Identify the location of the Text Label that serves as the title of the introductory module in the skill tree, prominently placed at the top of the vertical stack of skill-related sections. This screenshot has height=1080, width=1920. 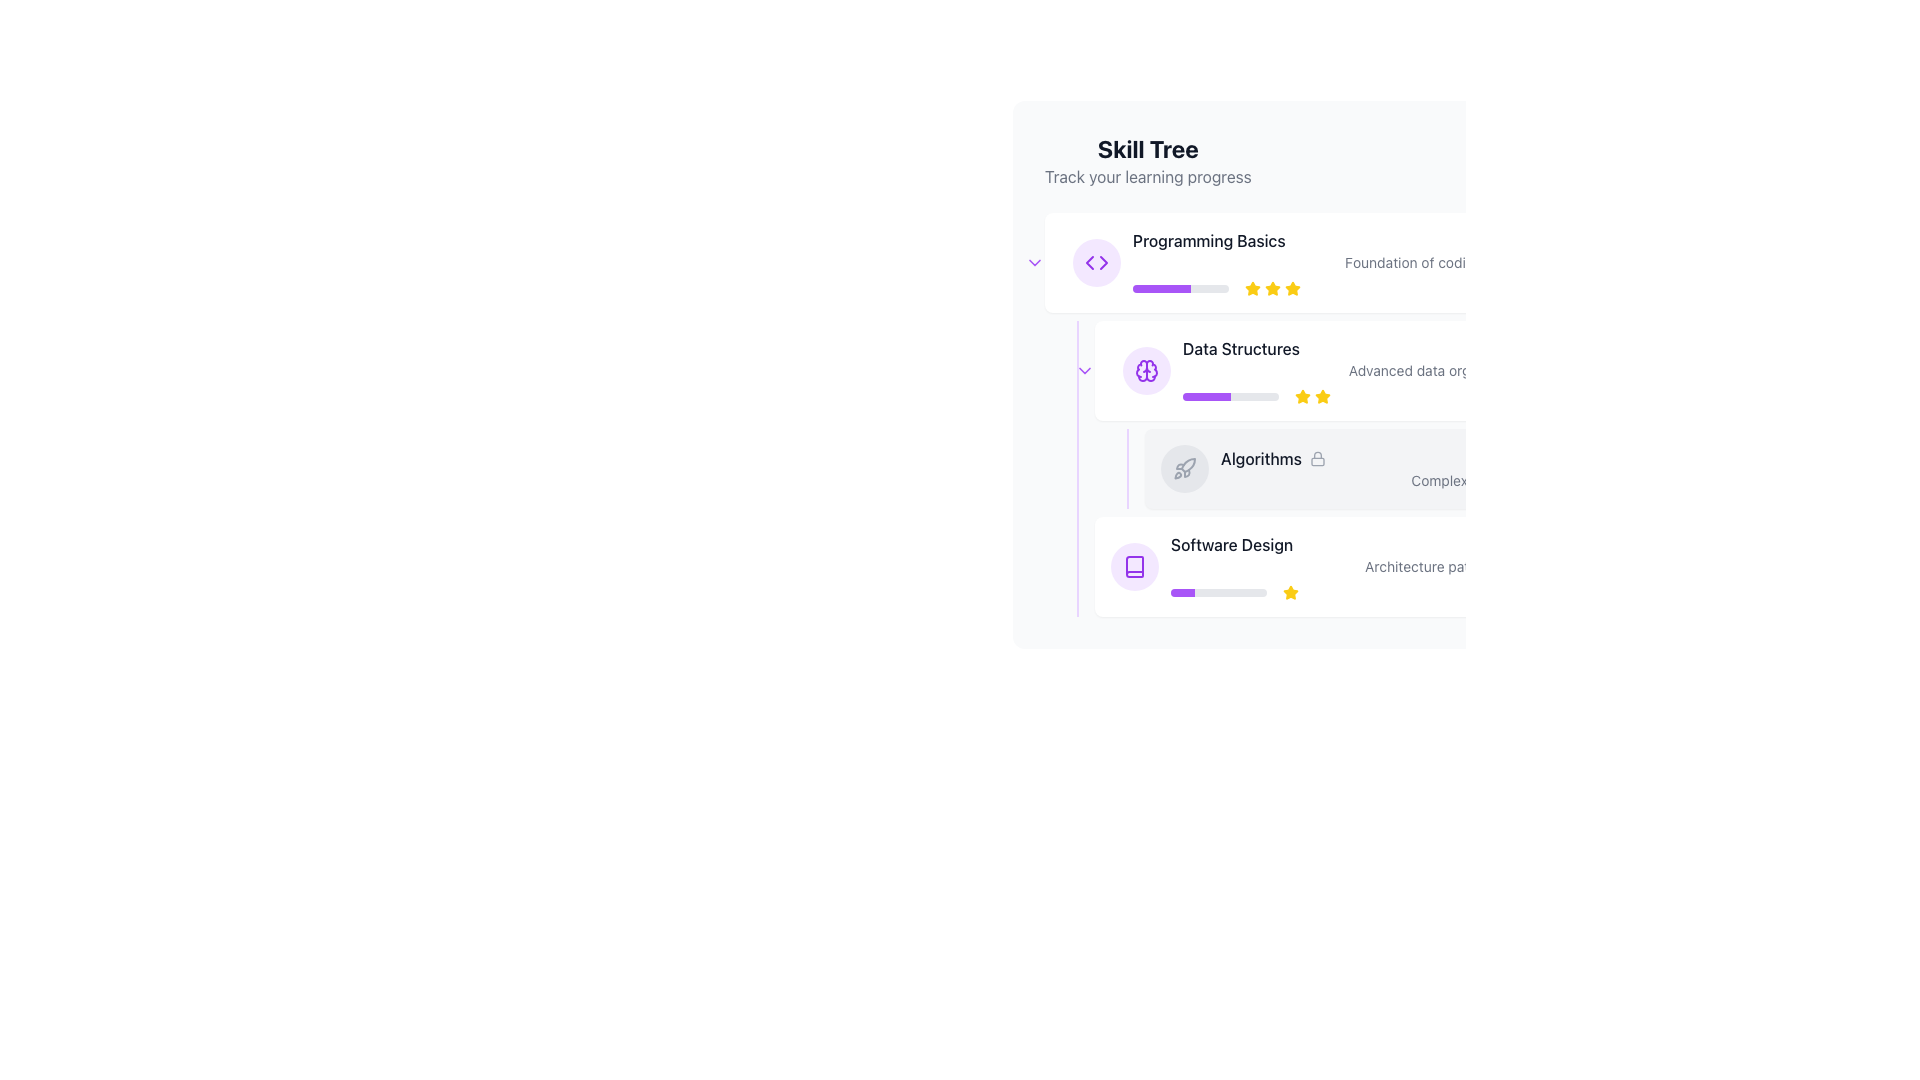
(1208, 239).